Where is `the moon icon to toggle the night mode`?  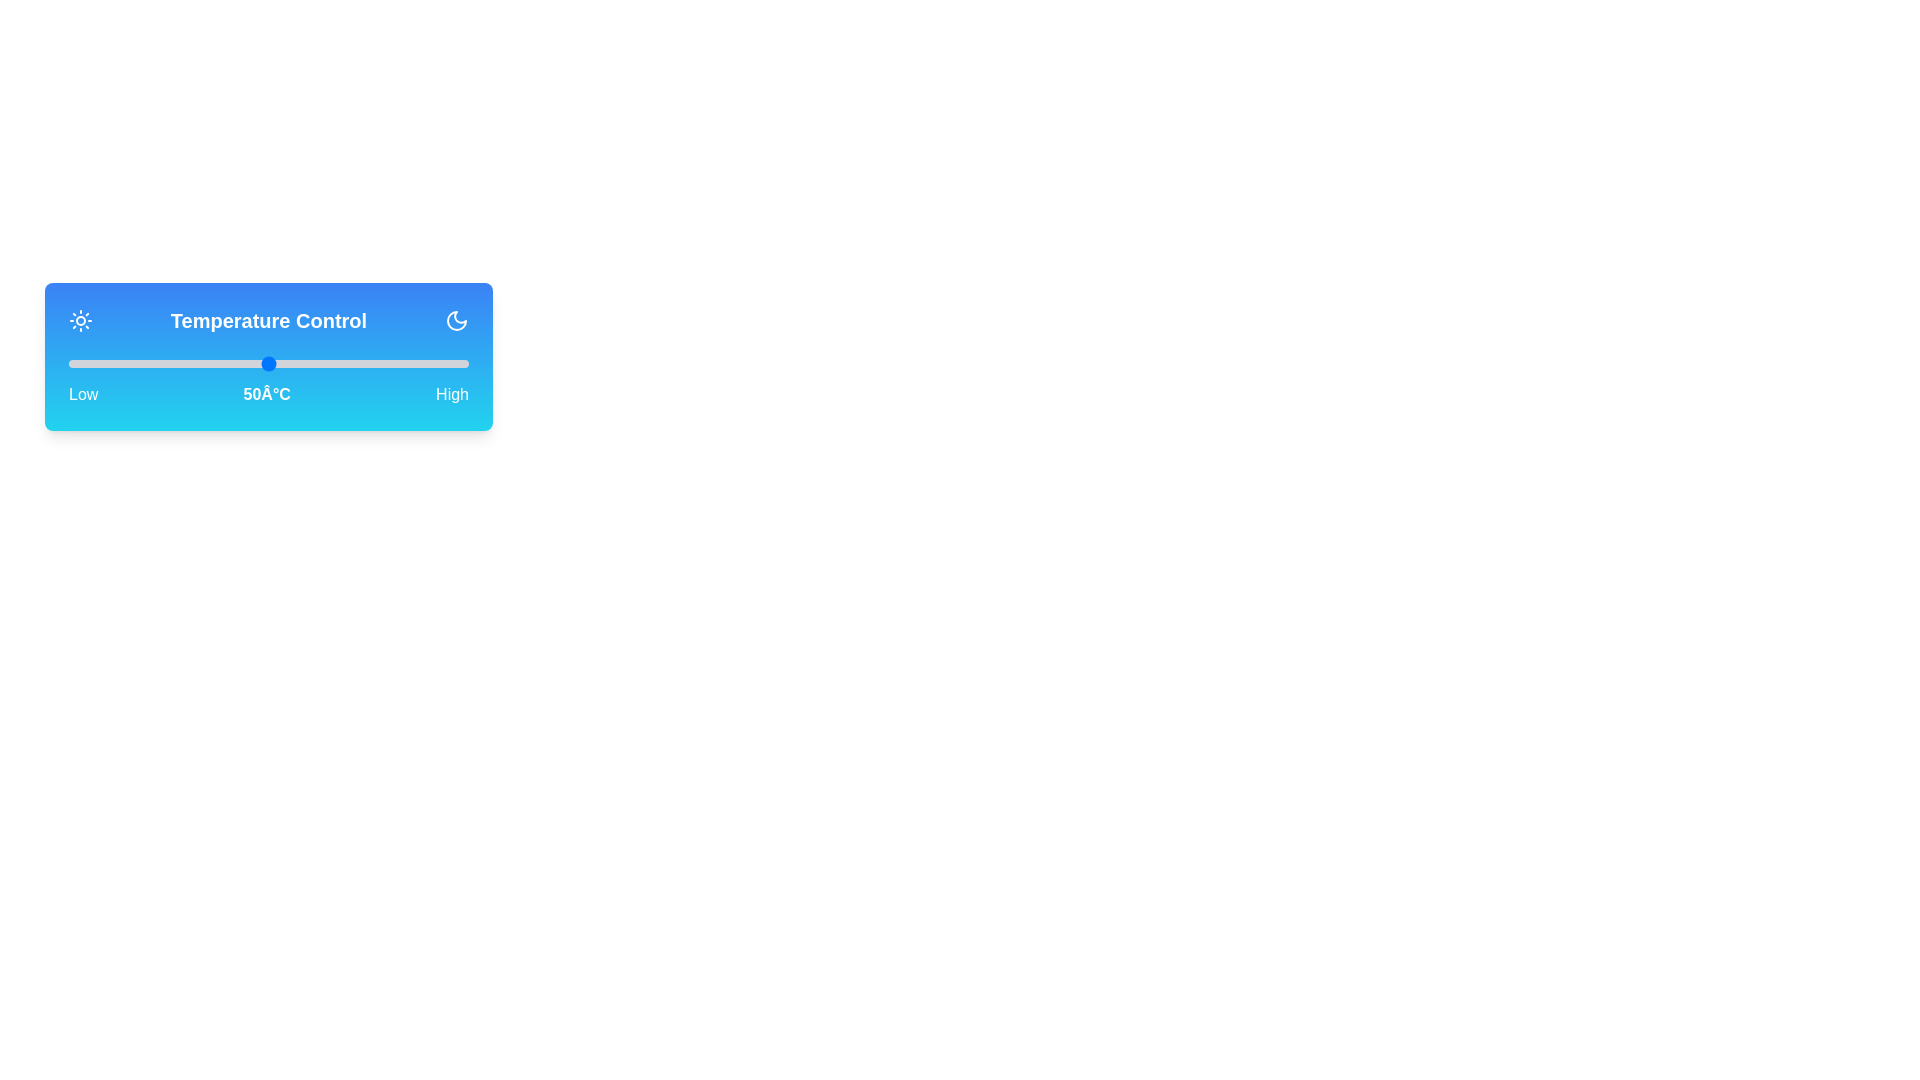
the moon icon to toggle the night mode is located at coordinates (455, 319).